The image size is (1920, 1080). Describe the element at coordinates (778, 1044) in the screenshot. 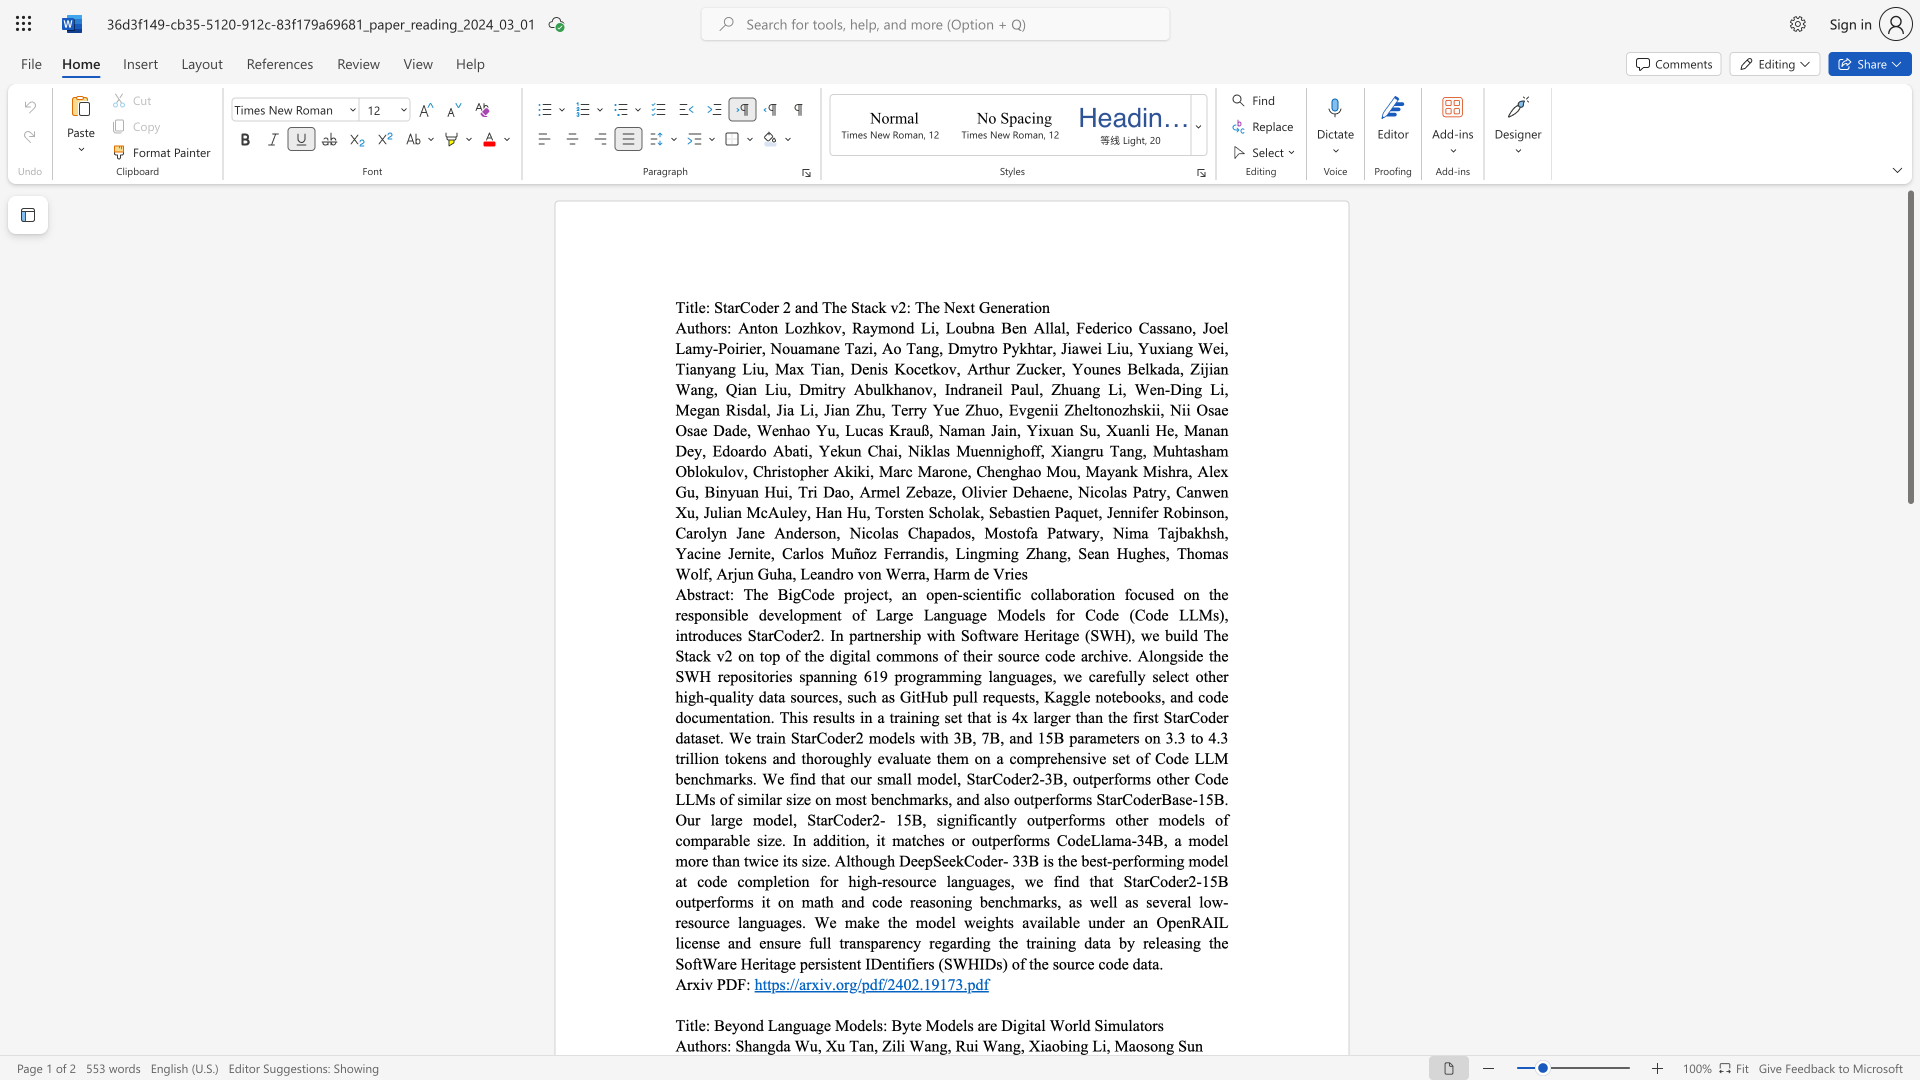

I see `the 1th character "d" in the text` at that location.